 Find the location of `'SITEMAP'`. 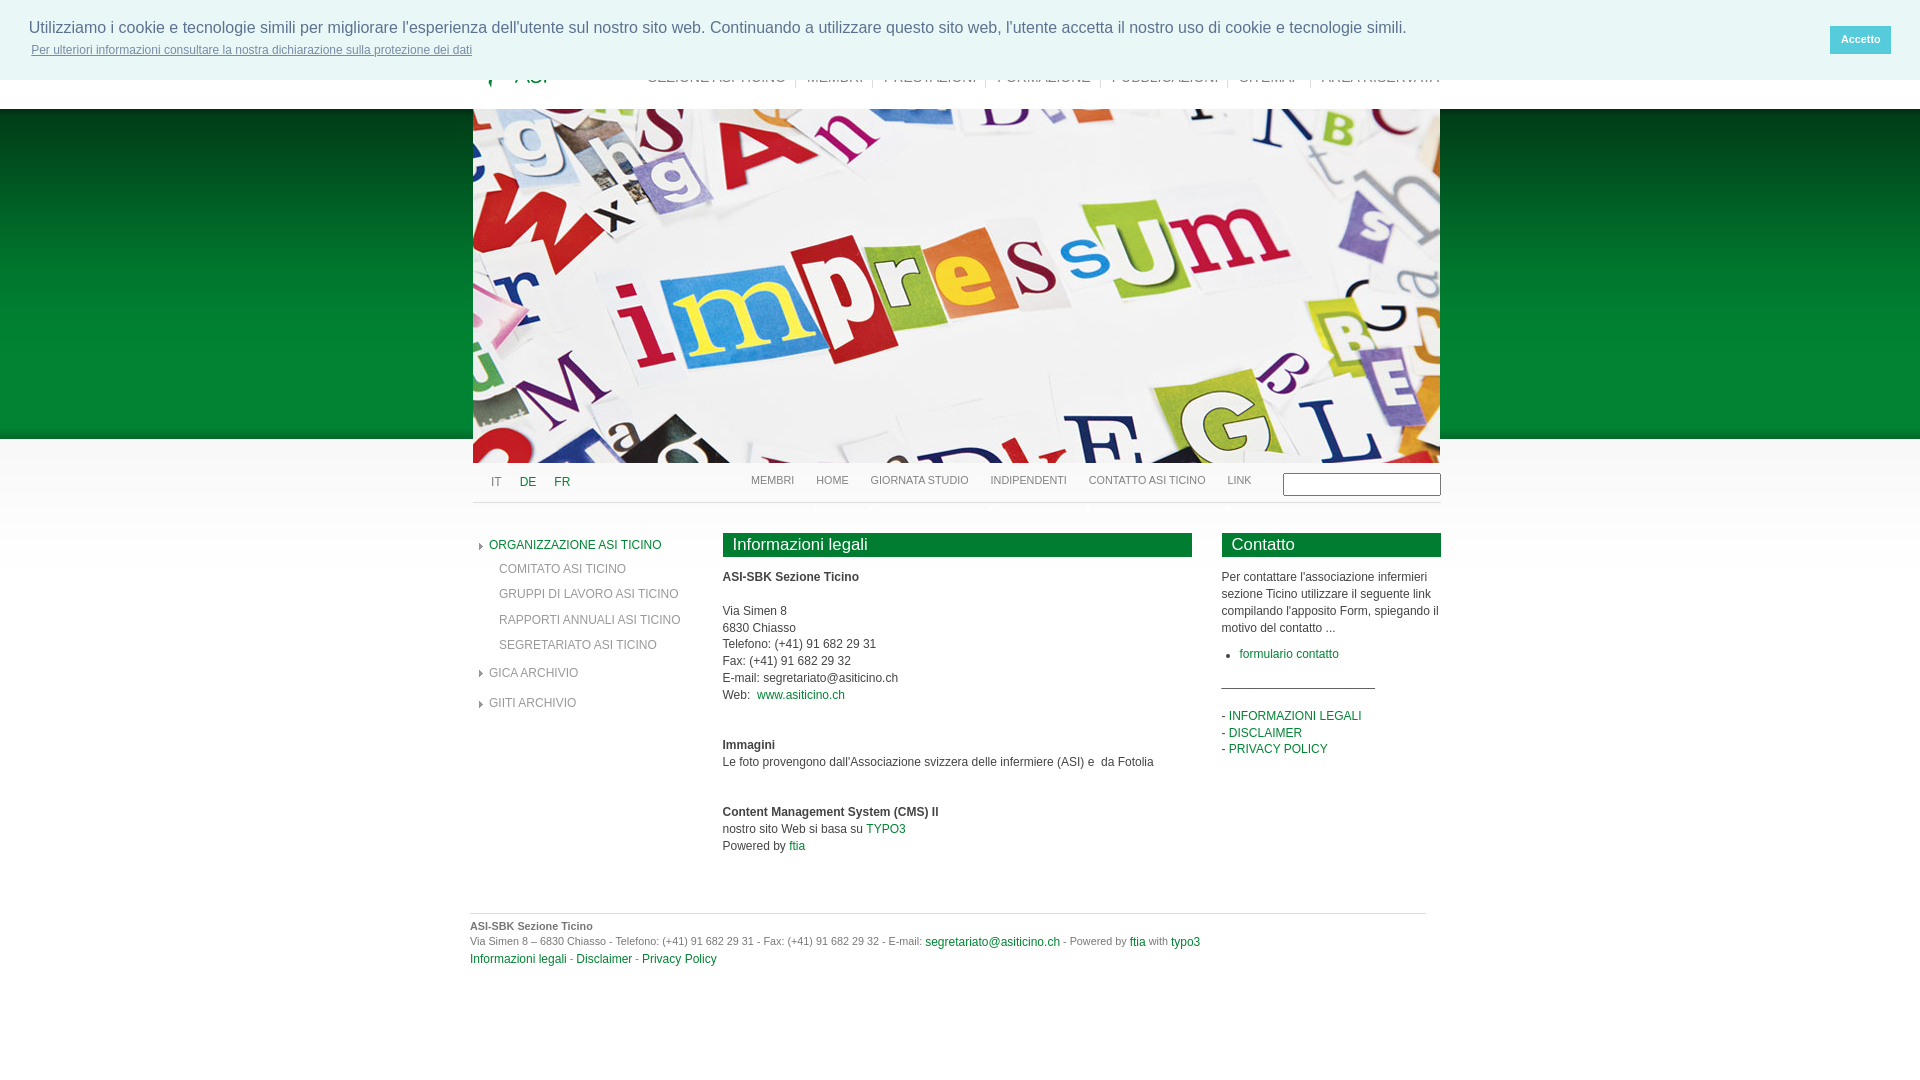

'SITEMAP' is located at coordinates (1269, 76).